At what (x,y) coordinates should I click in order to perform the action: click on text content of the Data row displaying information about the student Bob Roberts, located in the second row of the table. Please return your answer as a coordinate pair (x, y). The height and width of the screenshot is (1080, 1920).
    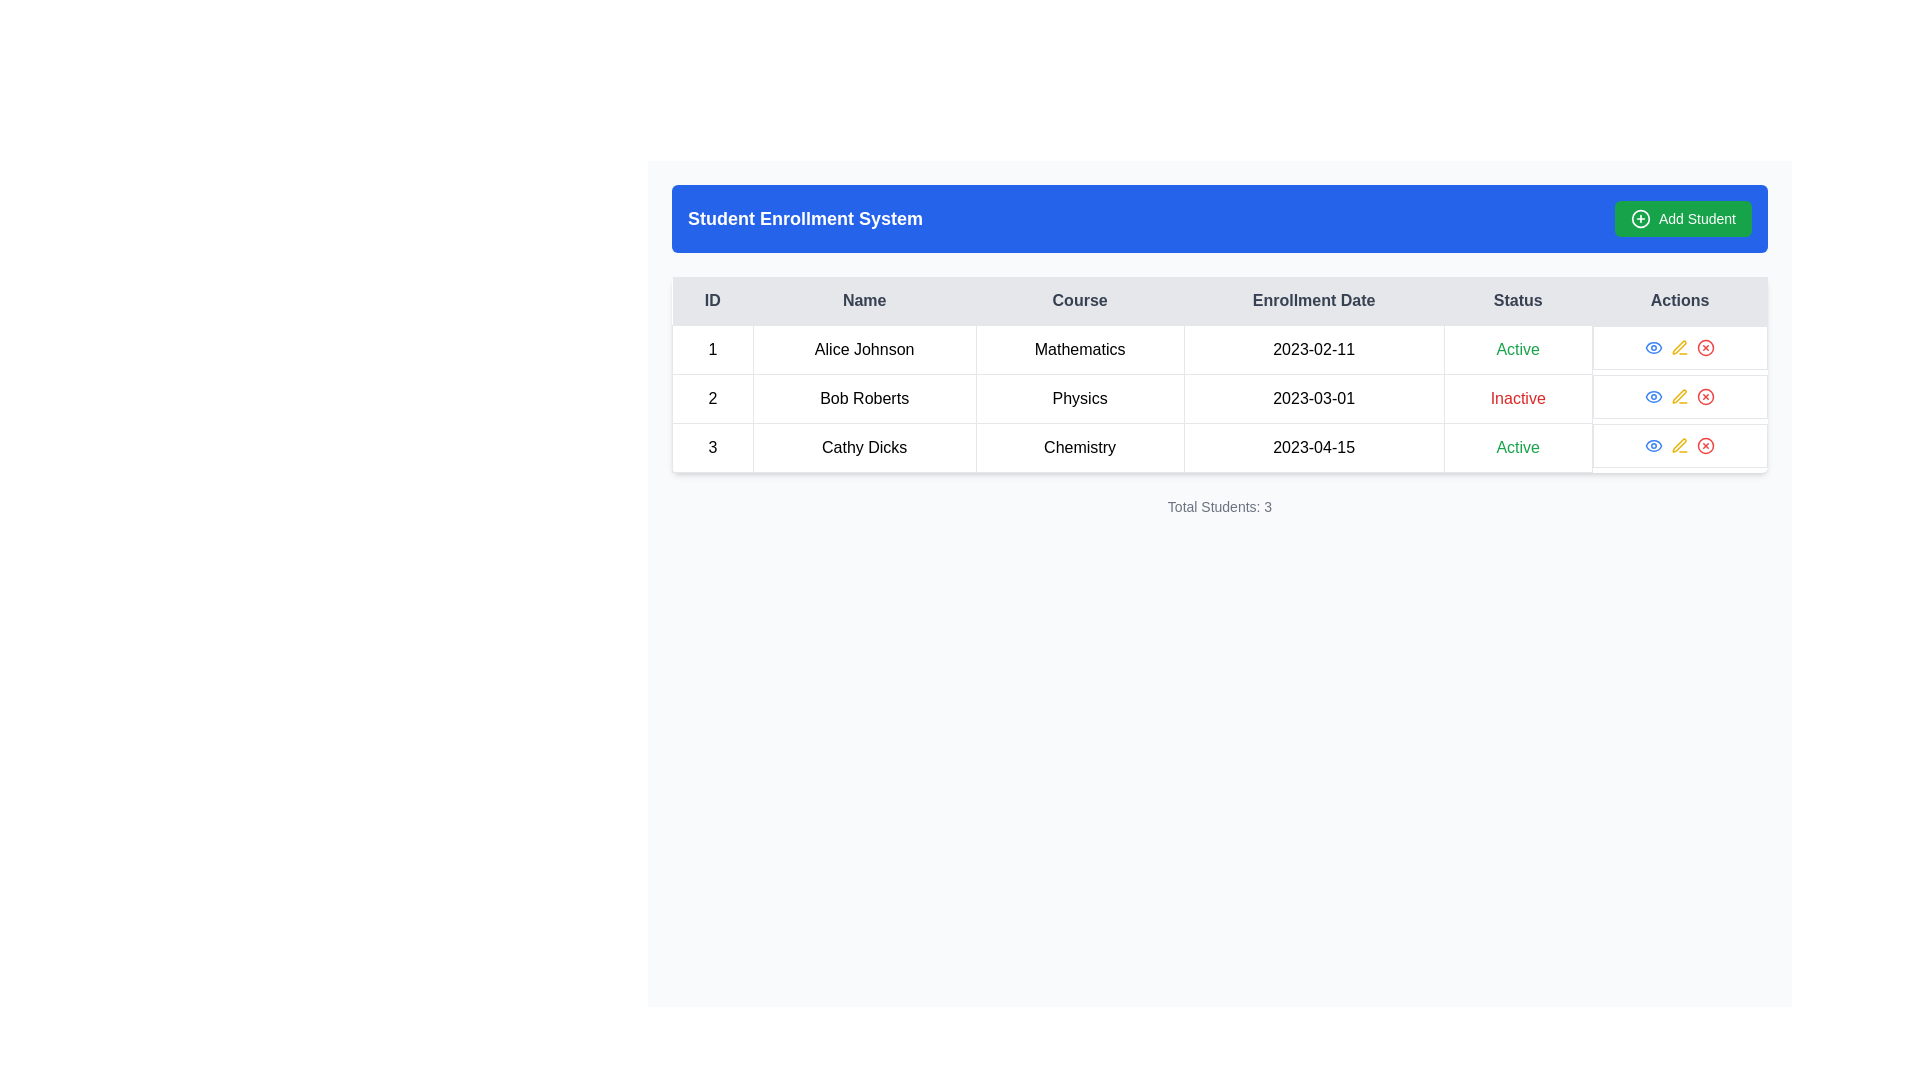
    Looking at the image, I should click on (1219, 398).